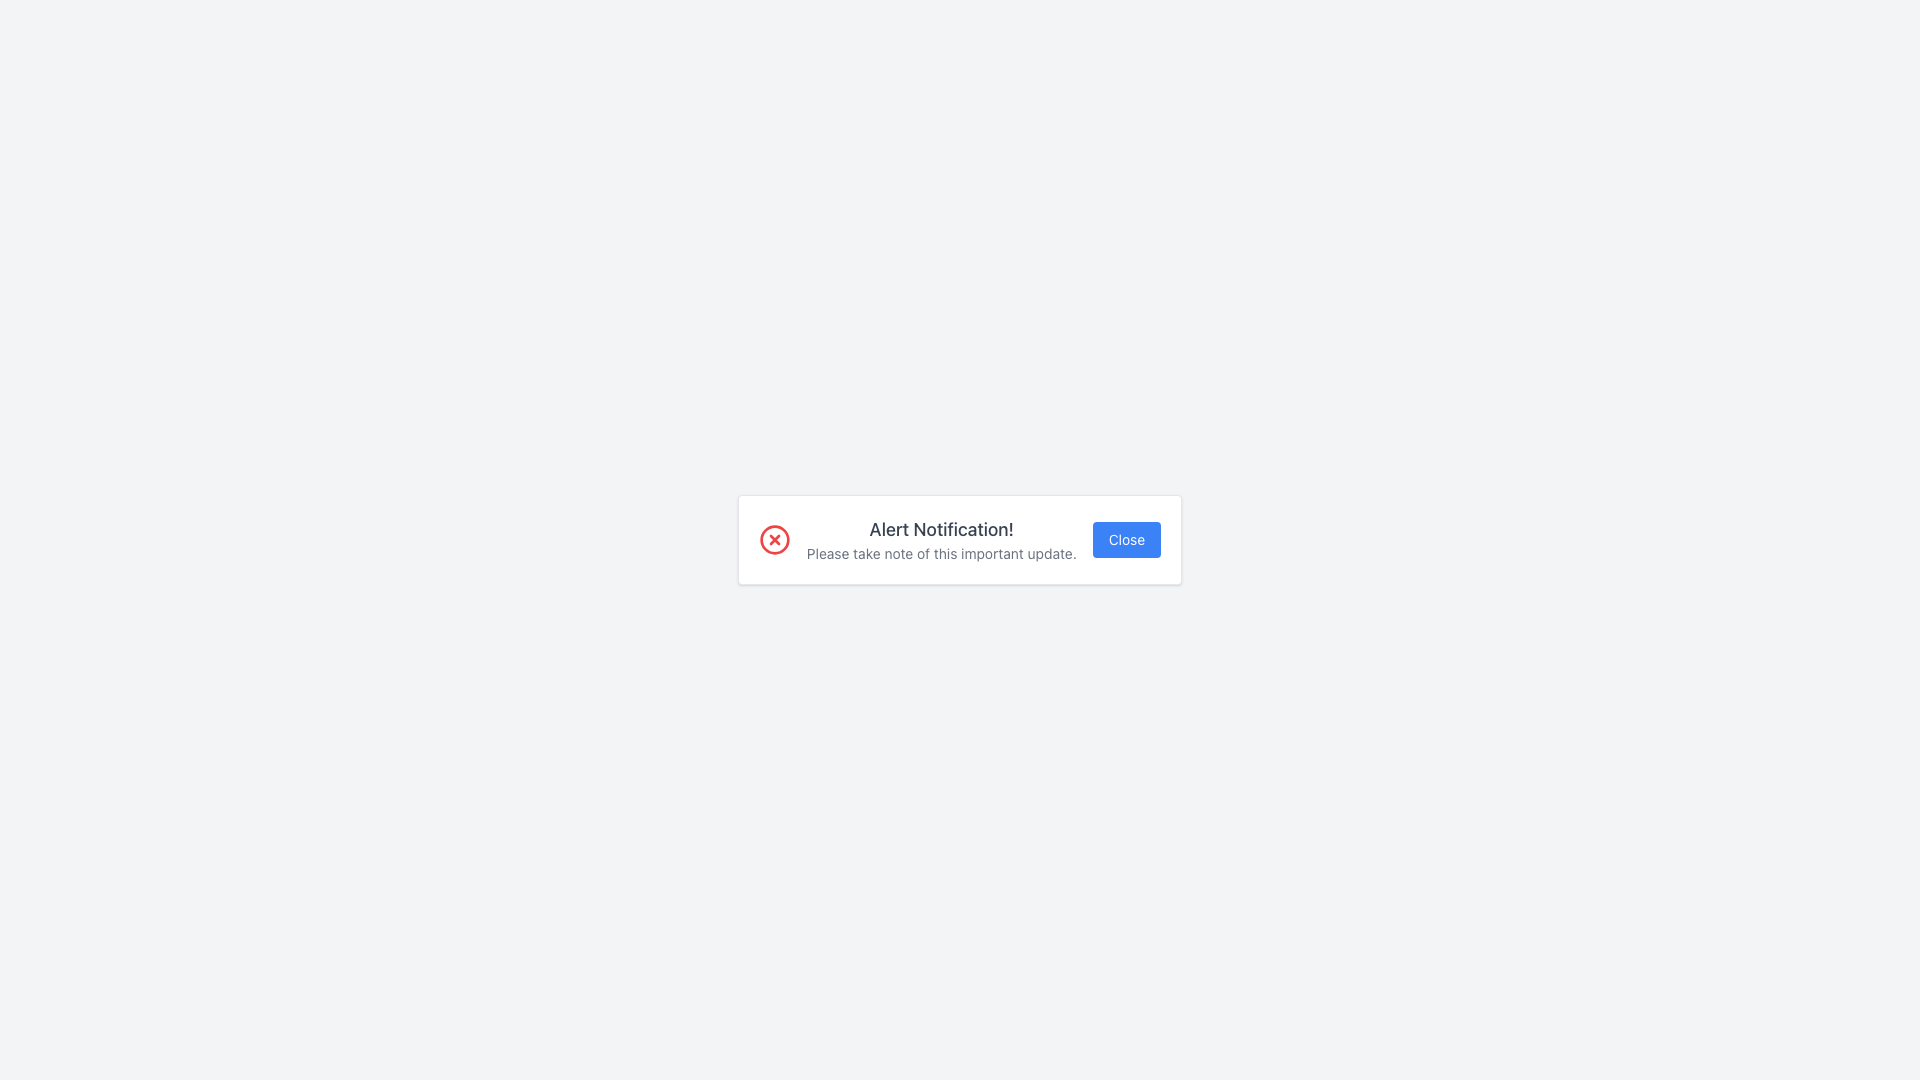 The image size is (1920, 1080). I want to click on the 'Close' button with a blue background and white text, located at the far right of the notification dialog box, so click(1127, 540).